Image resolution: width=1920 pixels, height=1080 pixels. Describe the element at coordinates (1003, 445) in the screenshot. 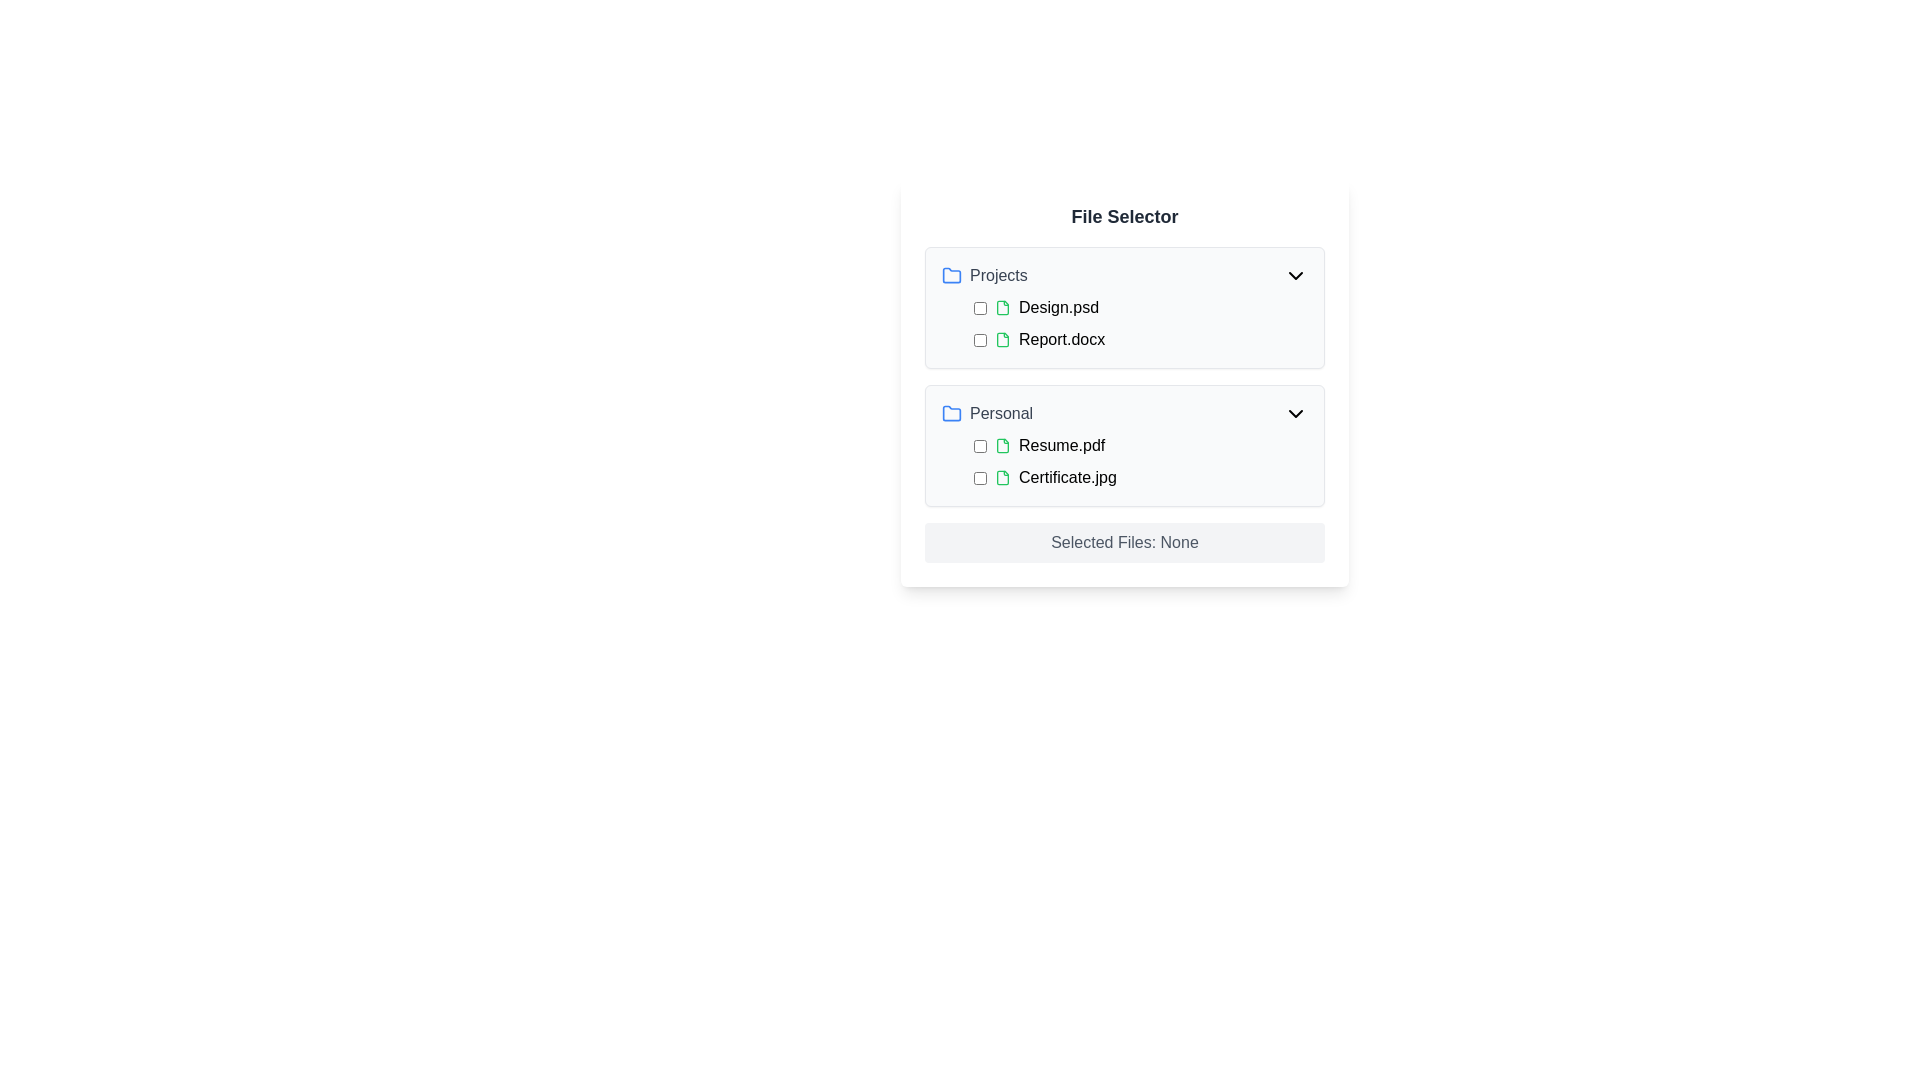

I see `the file icon representing 'Resume.pdf' located in the 'Personal' section, positioned to the left of the text and right of the checkbox` at that location.